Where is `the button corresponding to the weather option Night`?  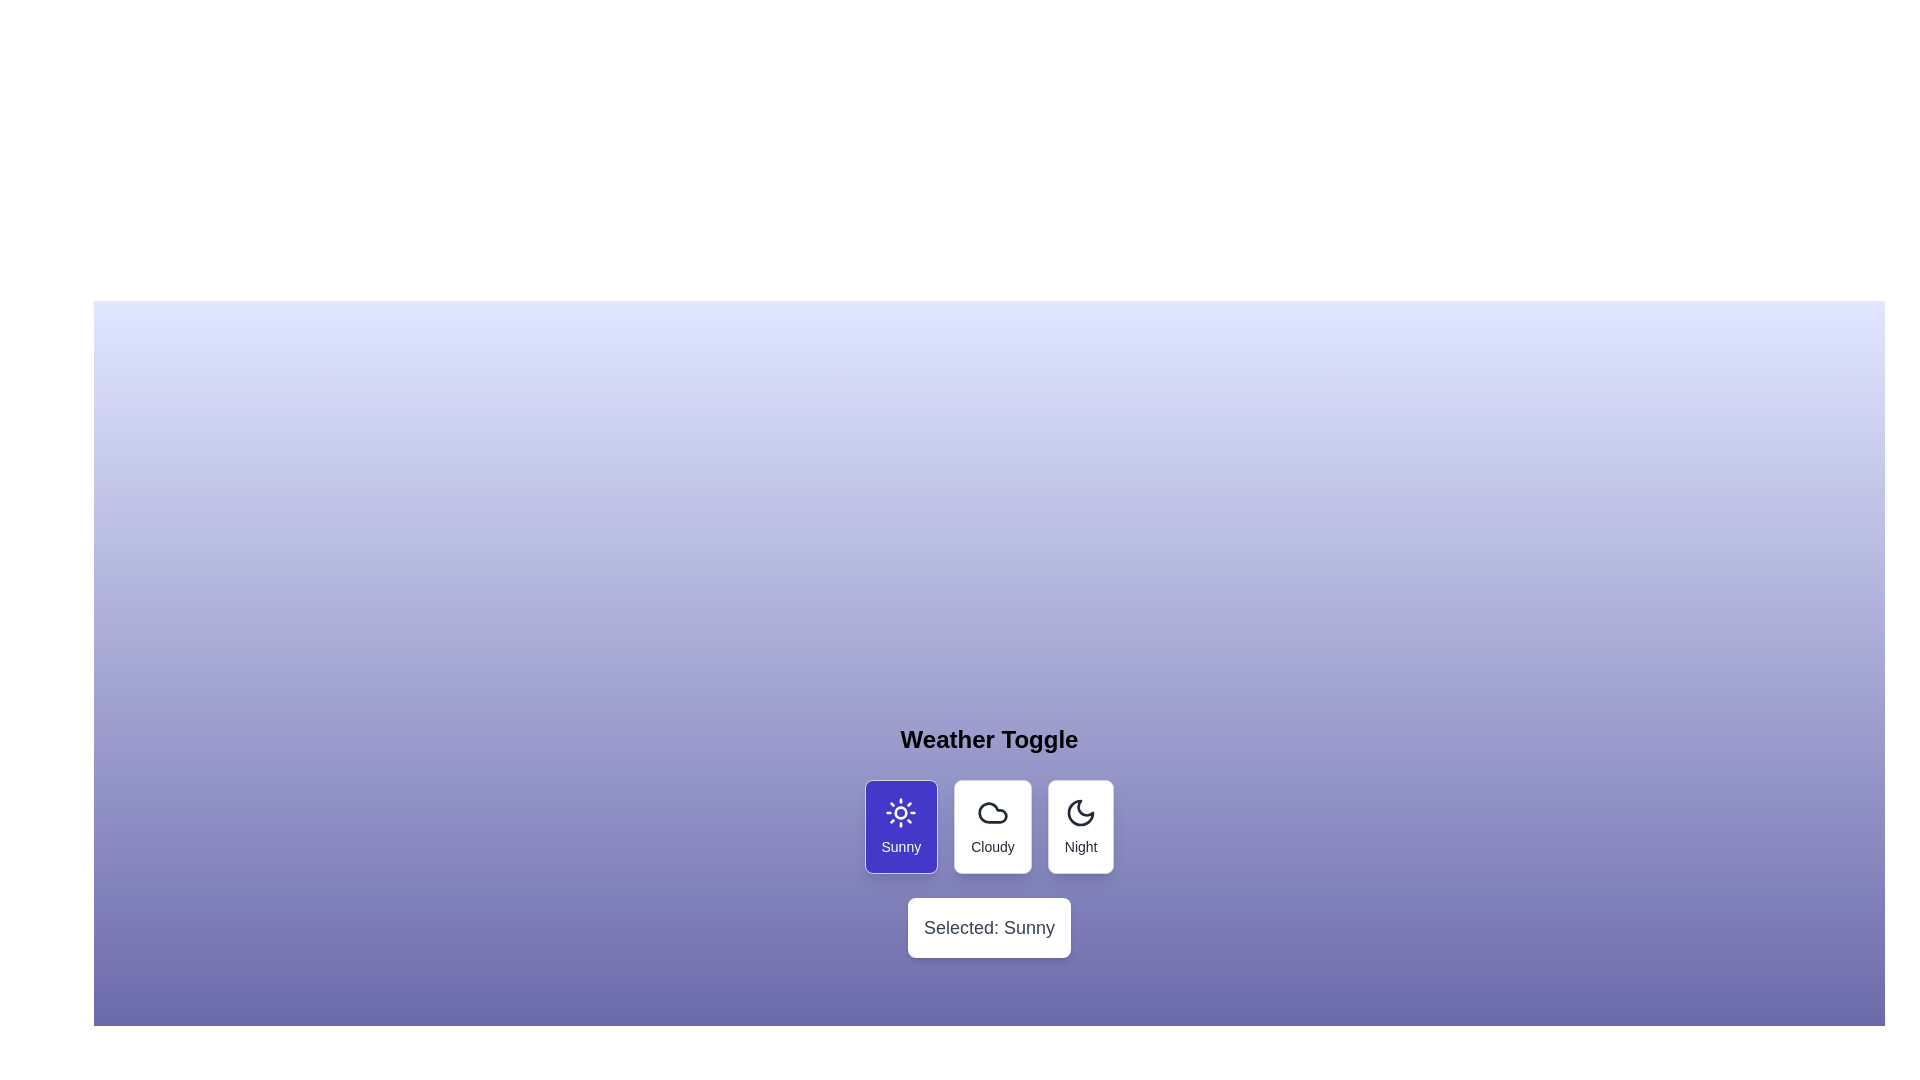 the button corresponding to the weather option Night is located at coordinates (1080, 826).